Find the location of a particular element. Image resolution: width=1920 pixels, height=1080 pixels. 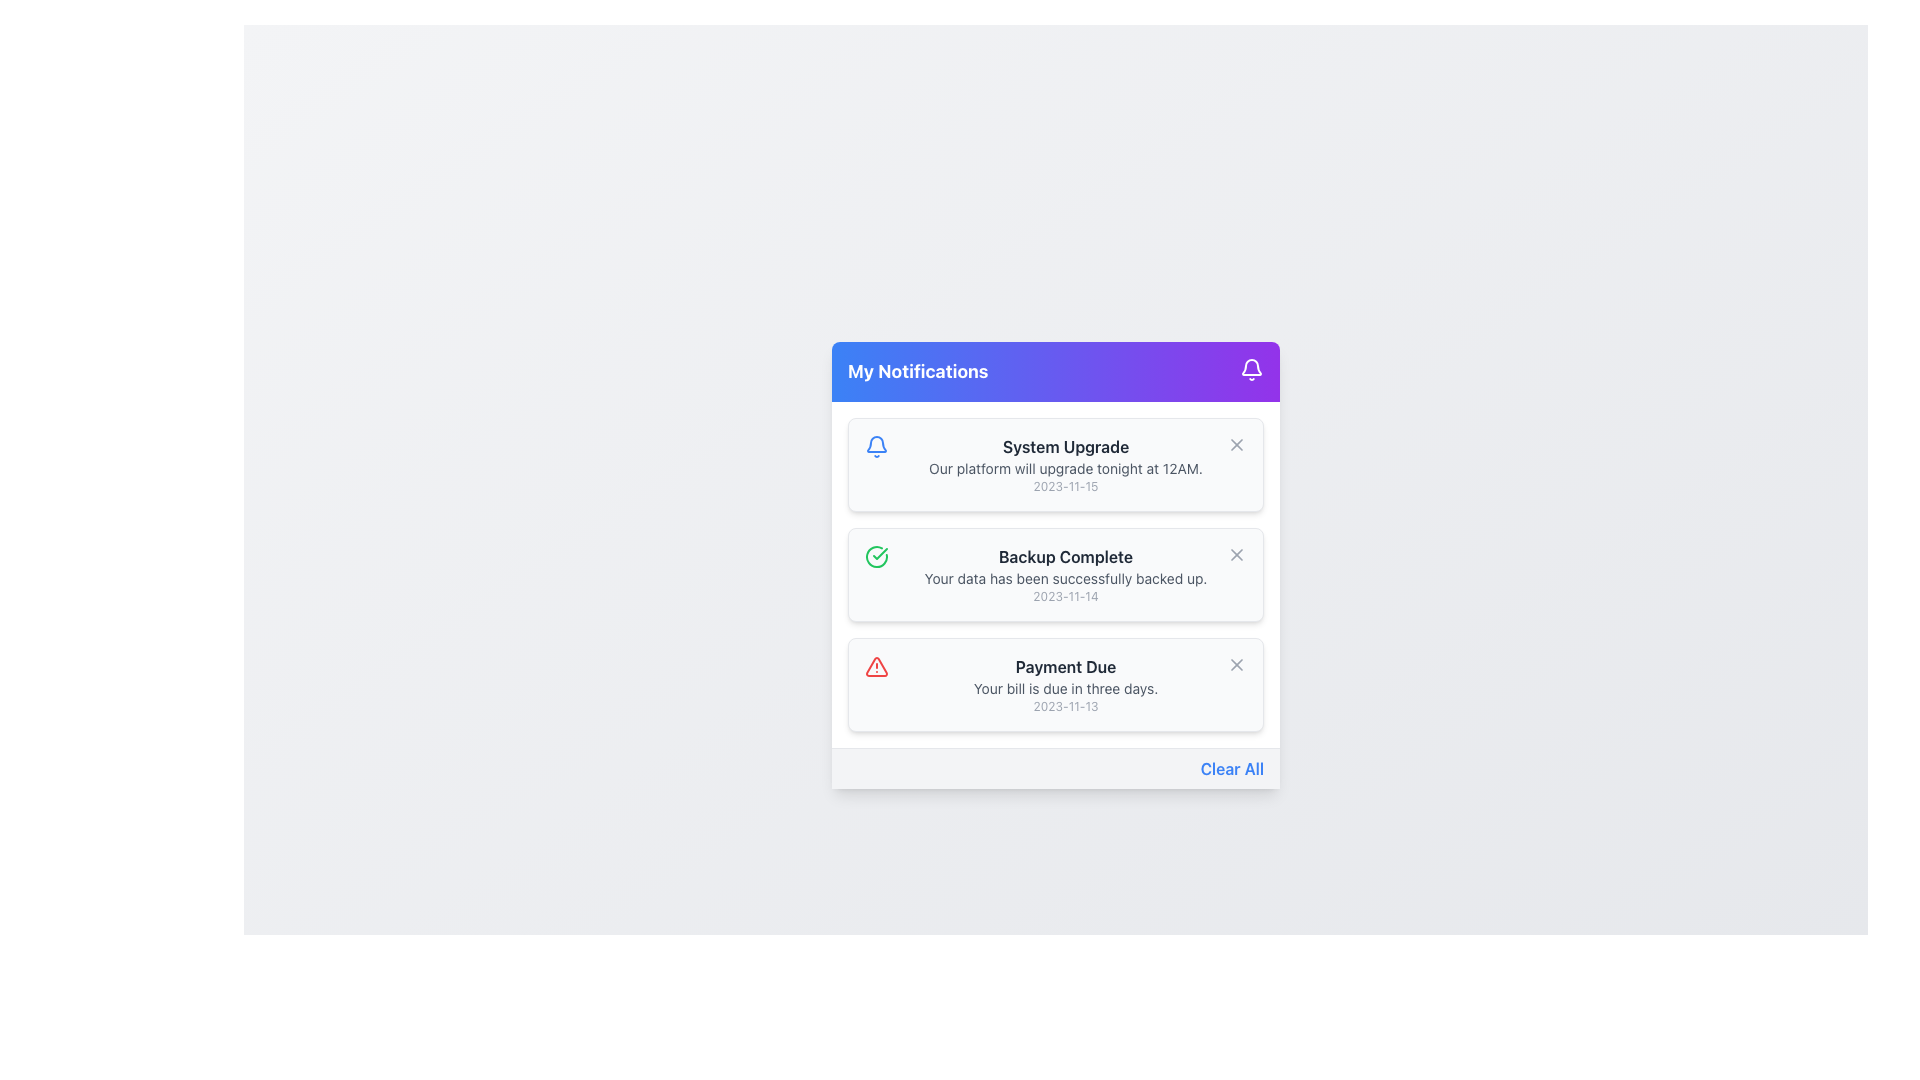

the feedback text indicating that the data backup operation has been successfully completed, located between 'Backup Complete' and the date '2023-11-14' in the notification list under 'My Notifications' is located at coordinates (1064, 578).